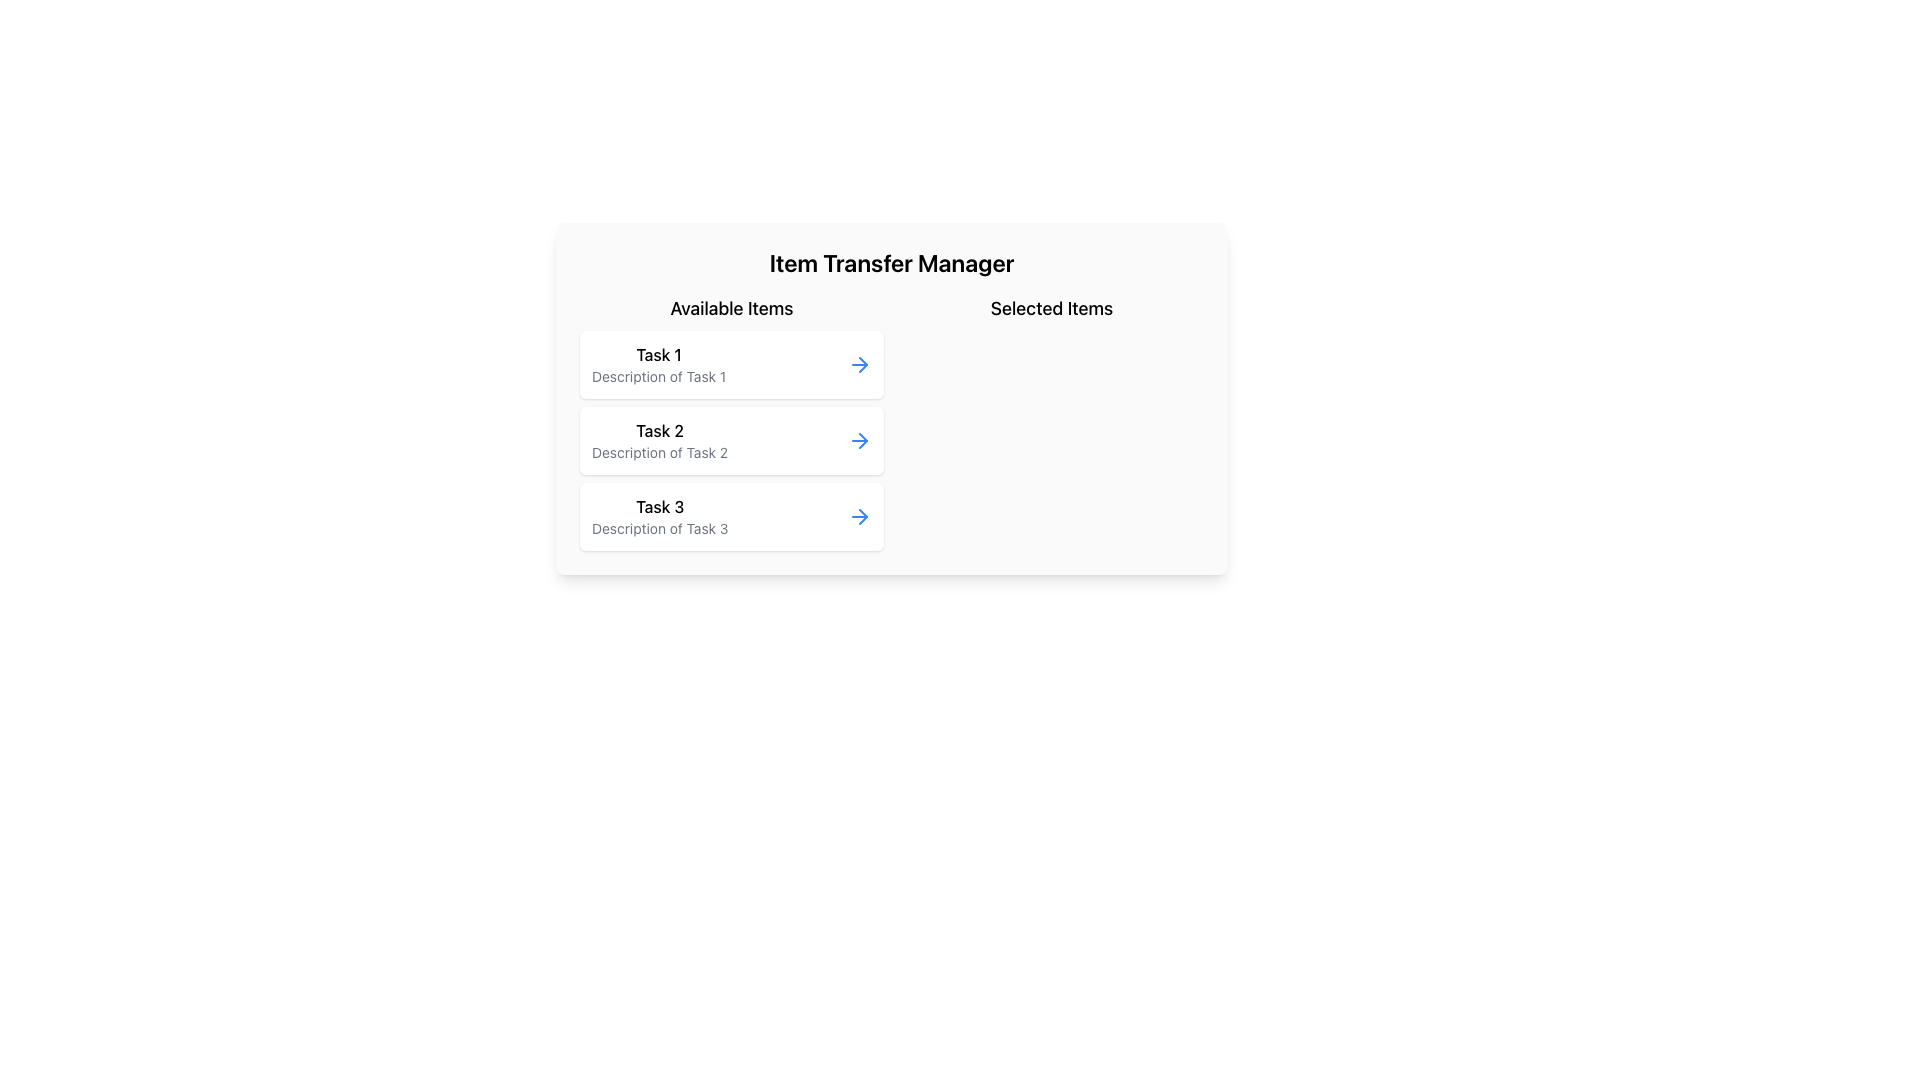 This screenshot has width=1920, height=1080. Describe the element at coordinates (730, 439) in the screenshot. I see `the second task item card in the 'Available Items' list, which allows users` at that location.